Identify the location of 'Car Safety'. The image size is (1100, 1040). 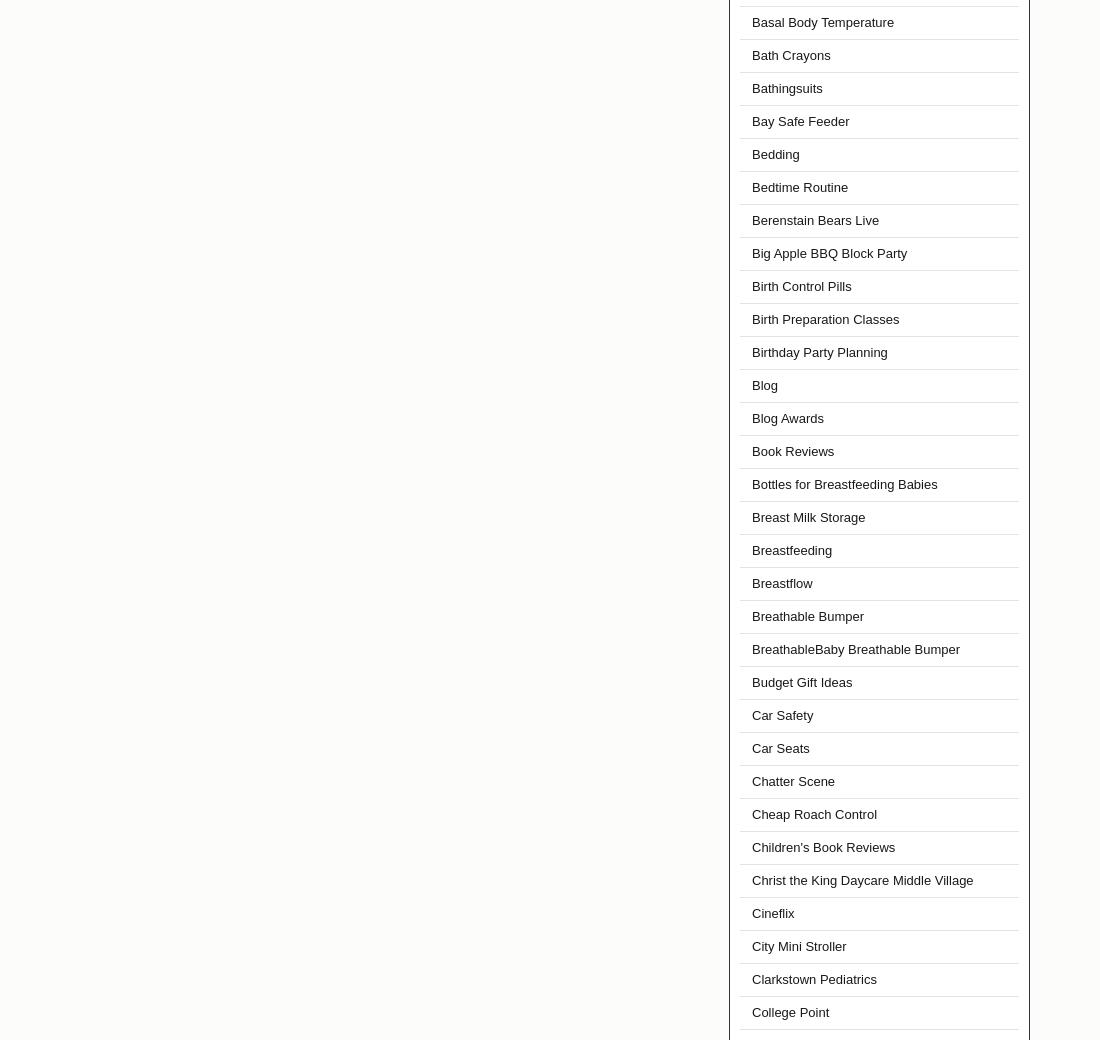
(782, 715).